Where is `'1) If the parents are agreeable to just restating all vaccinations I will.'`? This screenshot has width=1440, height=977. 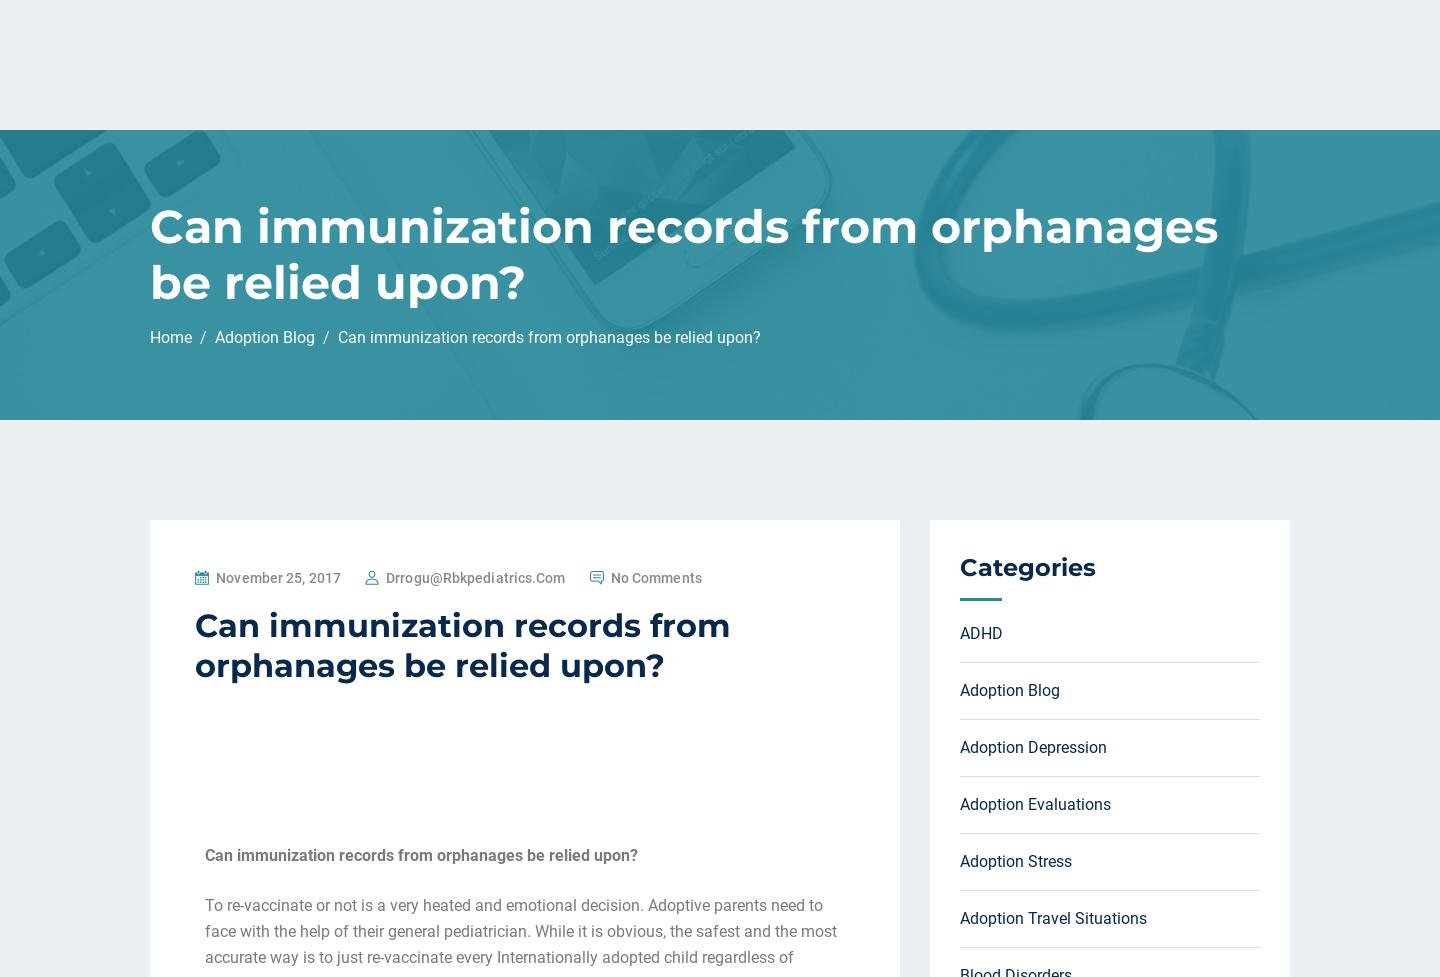 '1) If the parents are agreeable to just restating all vaccinations I will.' is located at coordinates (444, 159).